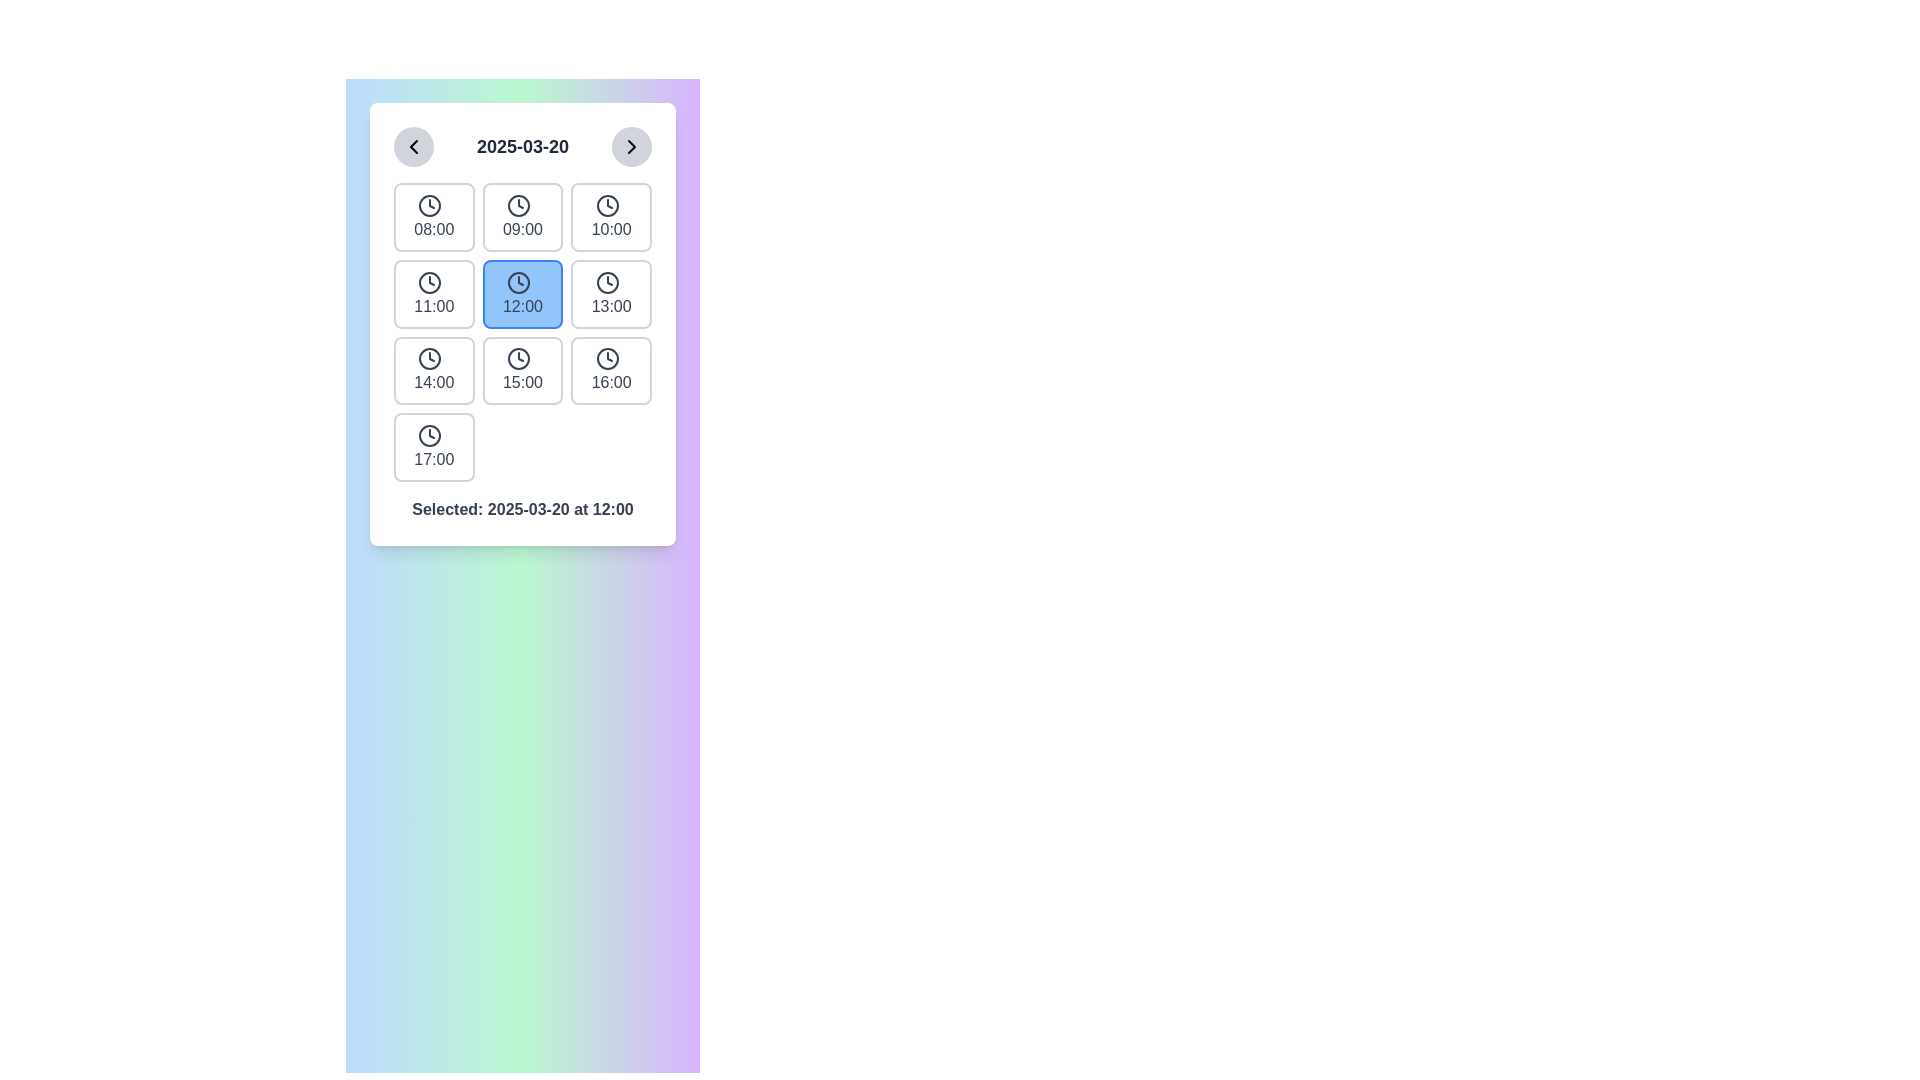 Image resolution: width=1920 pixels, height=1080 pixels. What do you see at coordinates (610, 370) in the screenshot?
I see `the time selection button for '16:00' located in the bottom row, third column of the grid layout` at bounding box center [610, 370].